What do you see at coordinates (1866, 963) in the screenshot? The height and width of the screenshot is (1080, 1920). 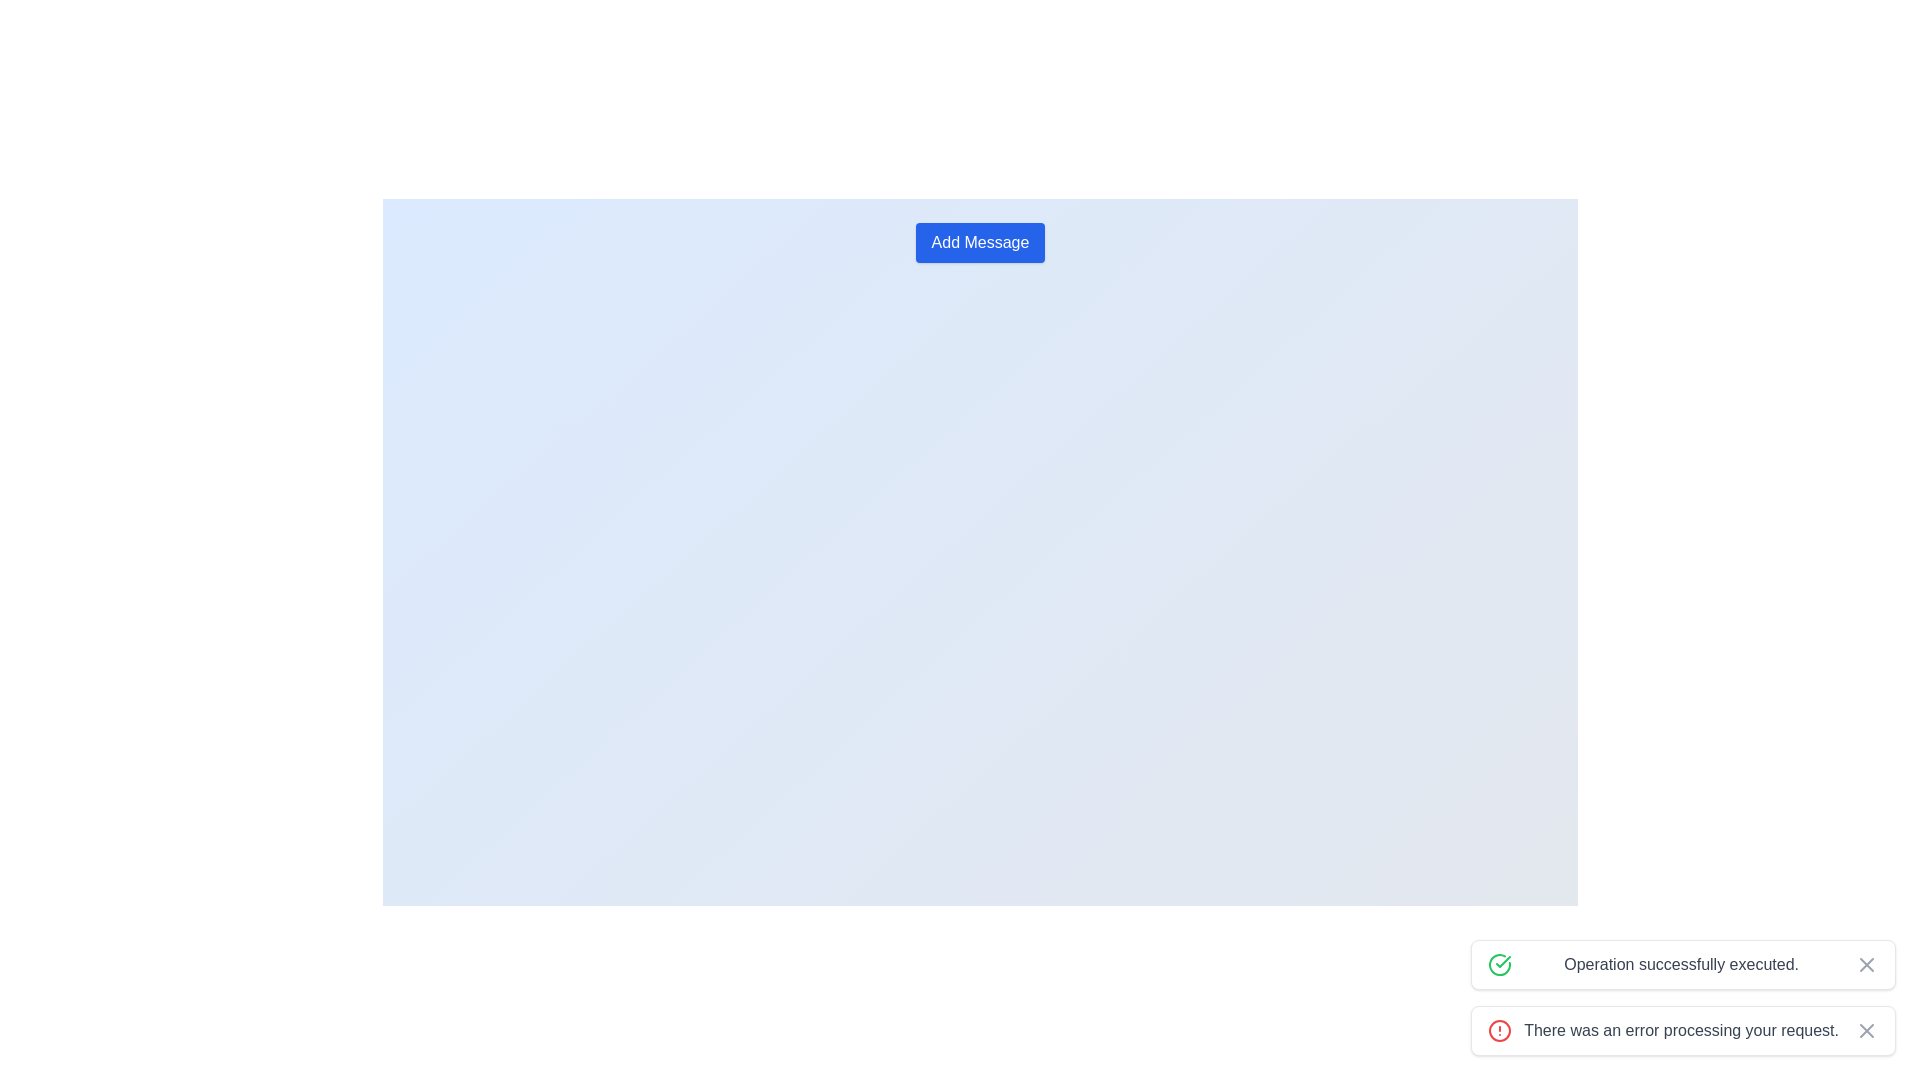 I see `the close button on the right side of the notification bar that displays 'Operation successfully executed.'` at bounding box center [1866, 963].